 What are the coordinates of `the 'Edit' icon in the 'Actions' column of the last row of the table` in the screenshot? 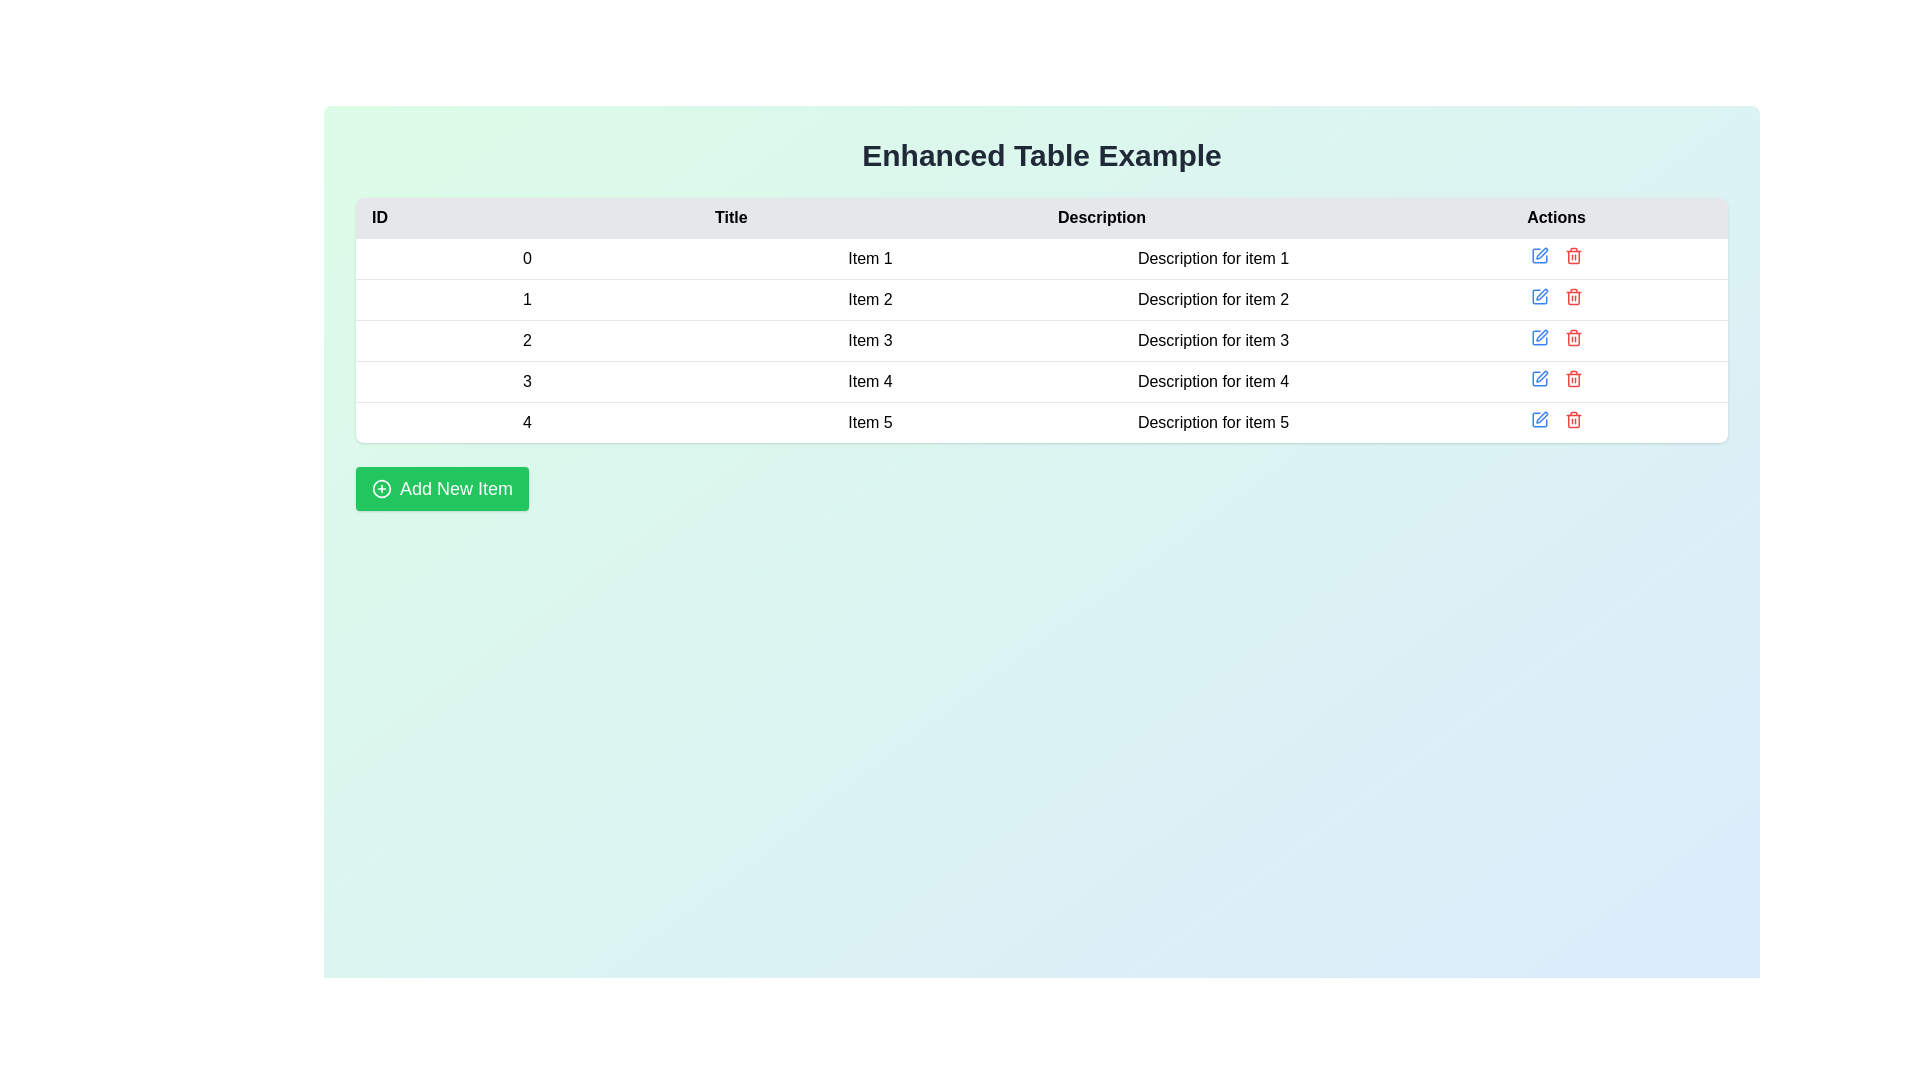 It's located at (1538, 419).